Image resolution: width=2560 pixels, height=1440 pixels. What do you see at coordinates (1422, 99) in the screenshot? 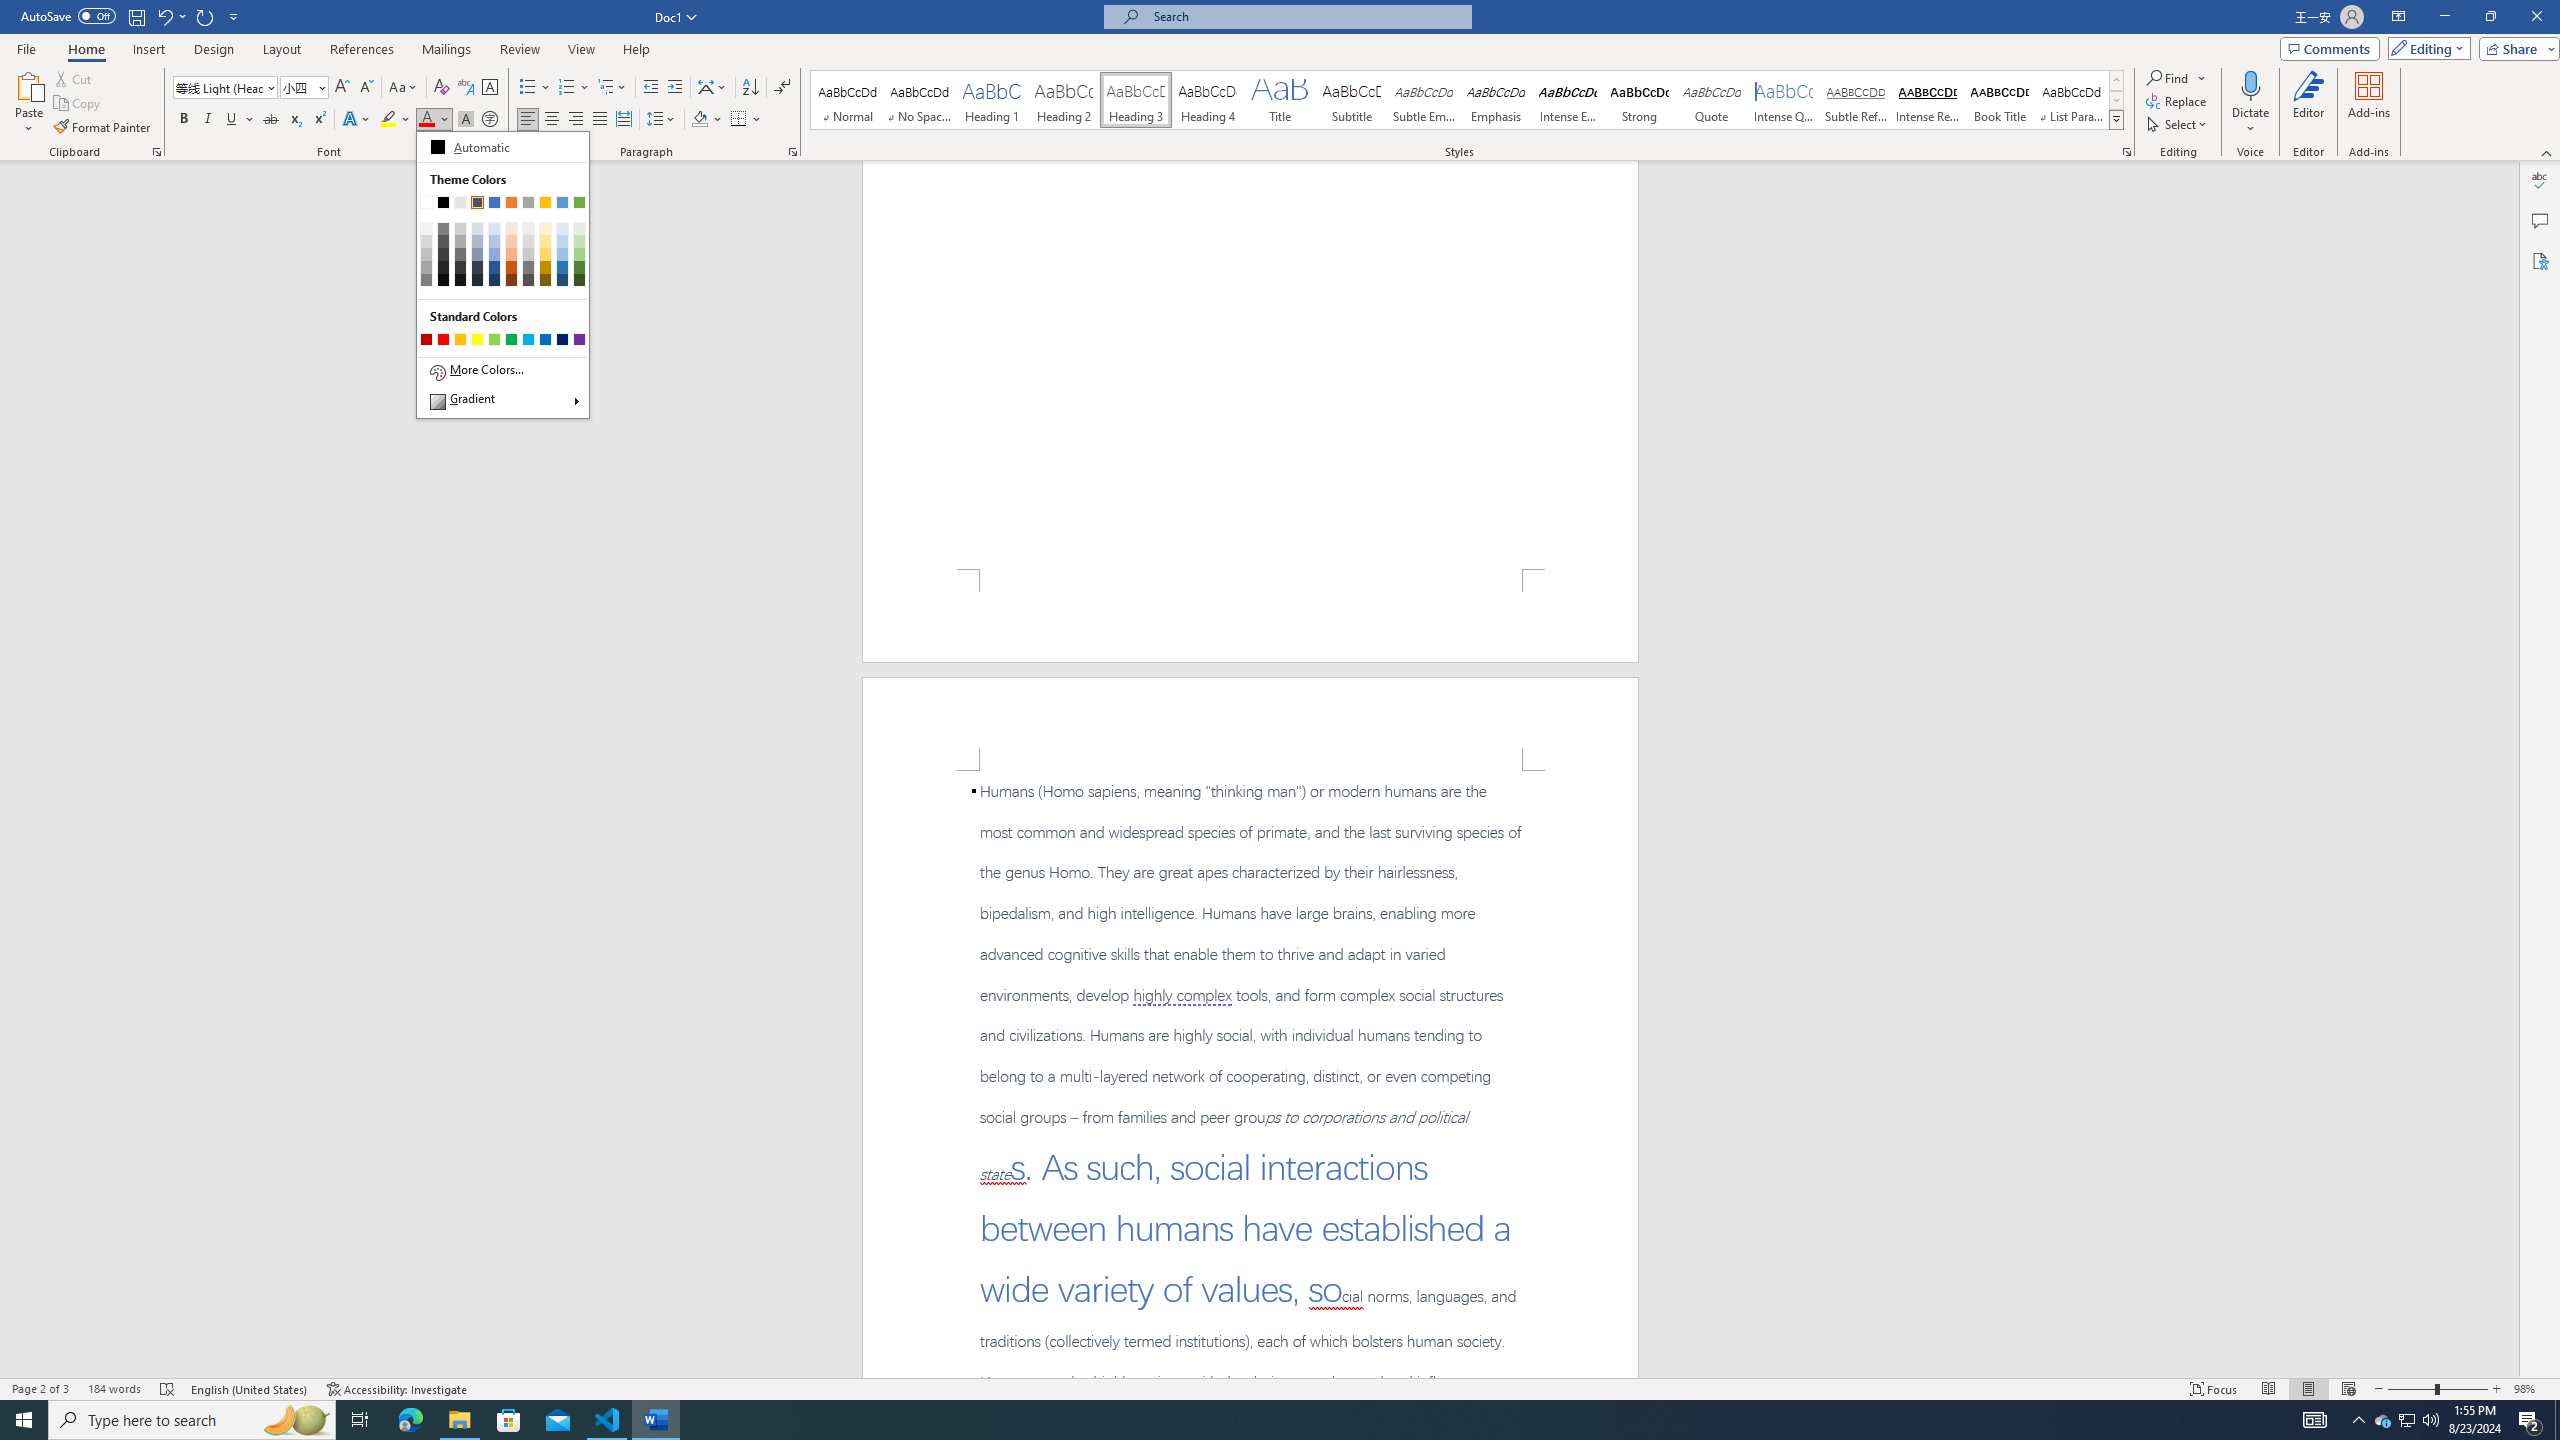
I see `'Subtle Emphasis'` at bounding box center [1422, 99].